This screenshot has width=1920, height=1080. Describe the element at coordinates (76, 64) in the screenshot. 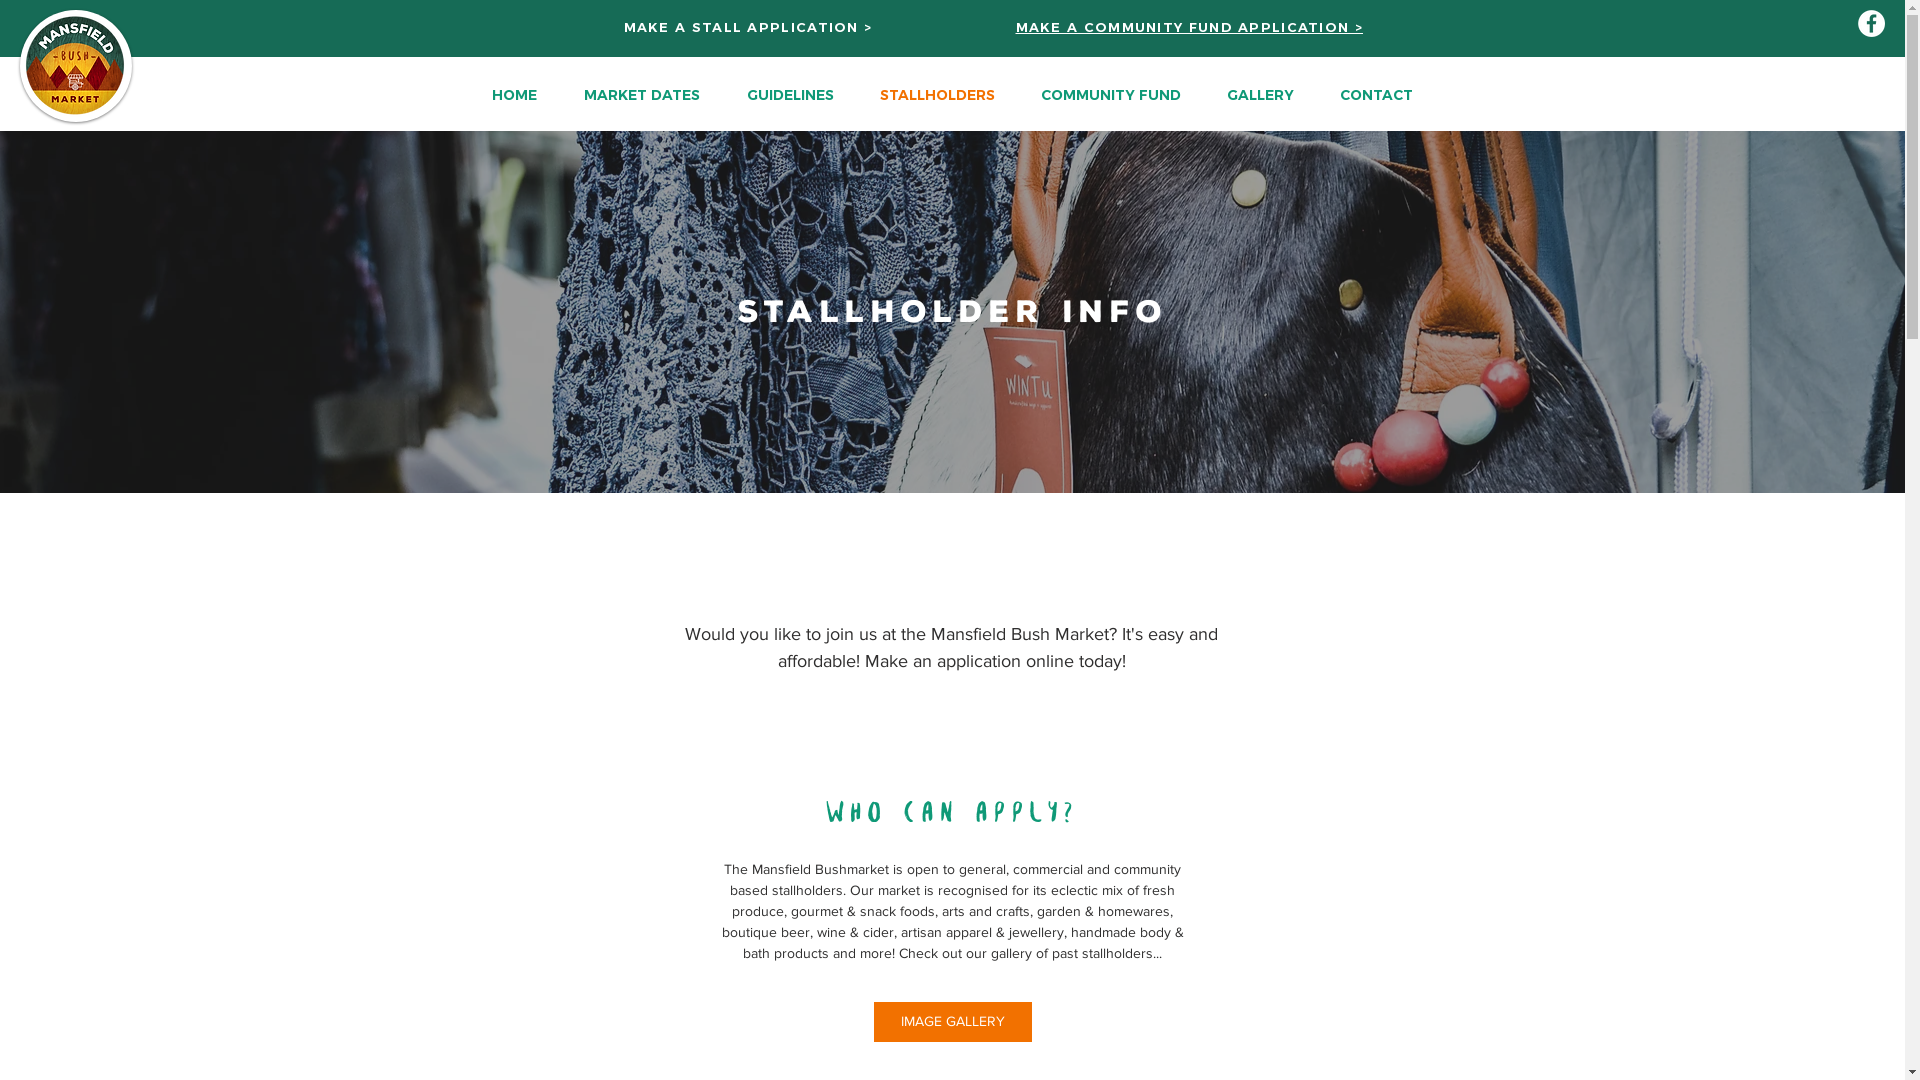

I see `'MBM_Circular_Logo_Mountain_.png'` at that location.